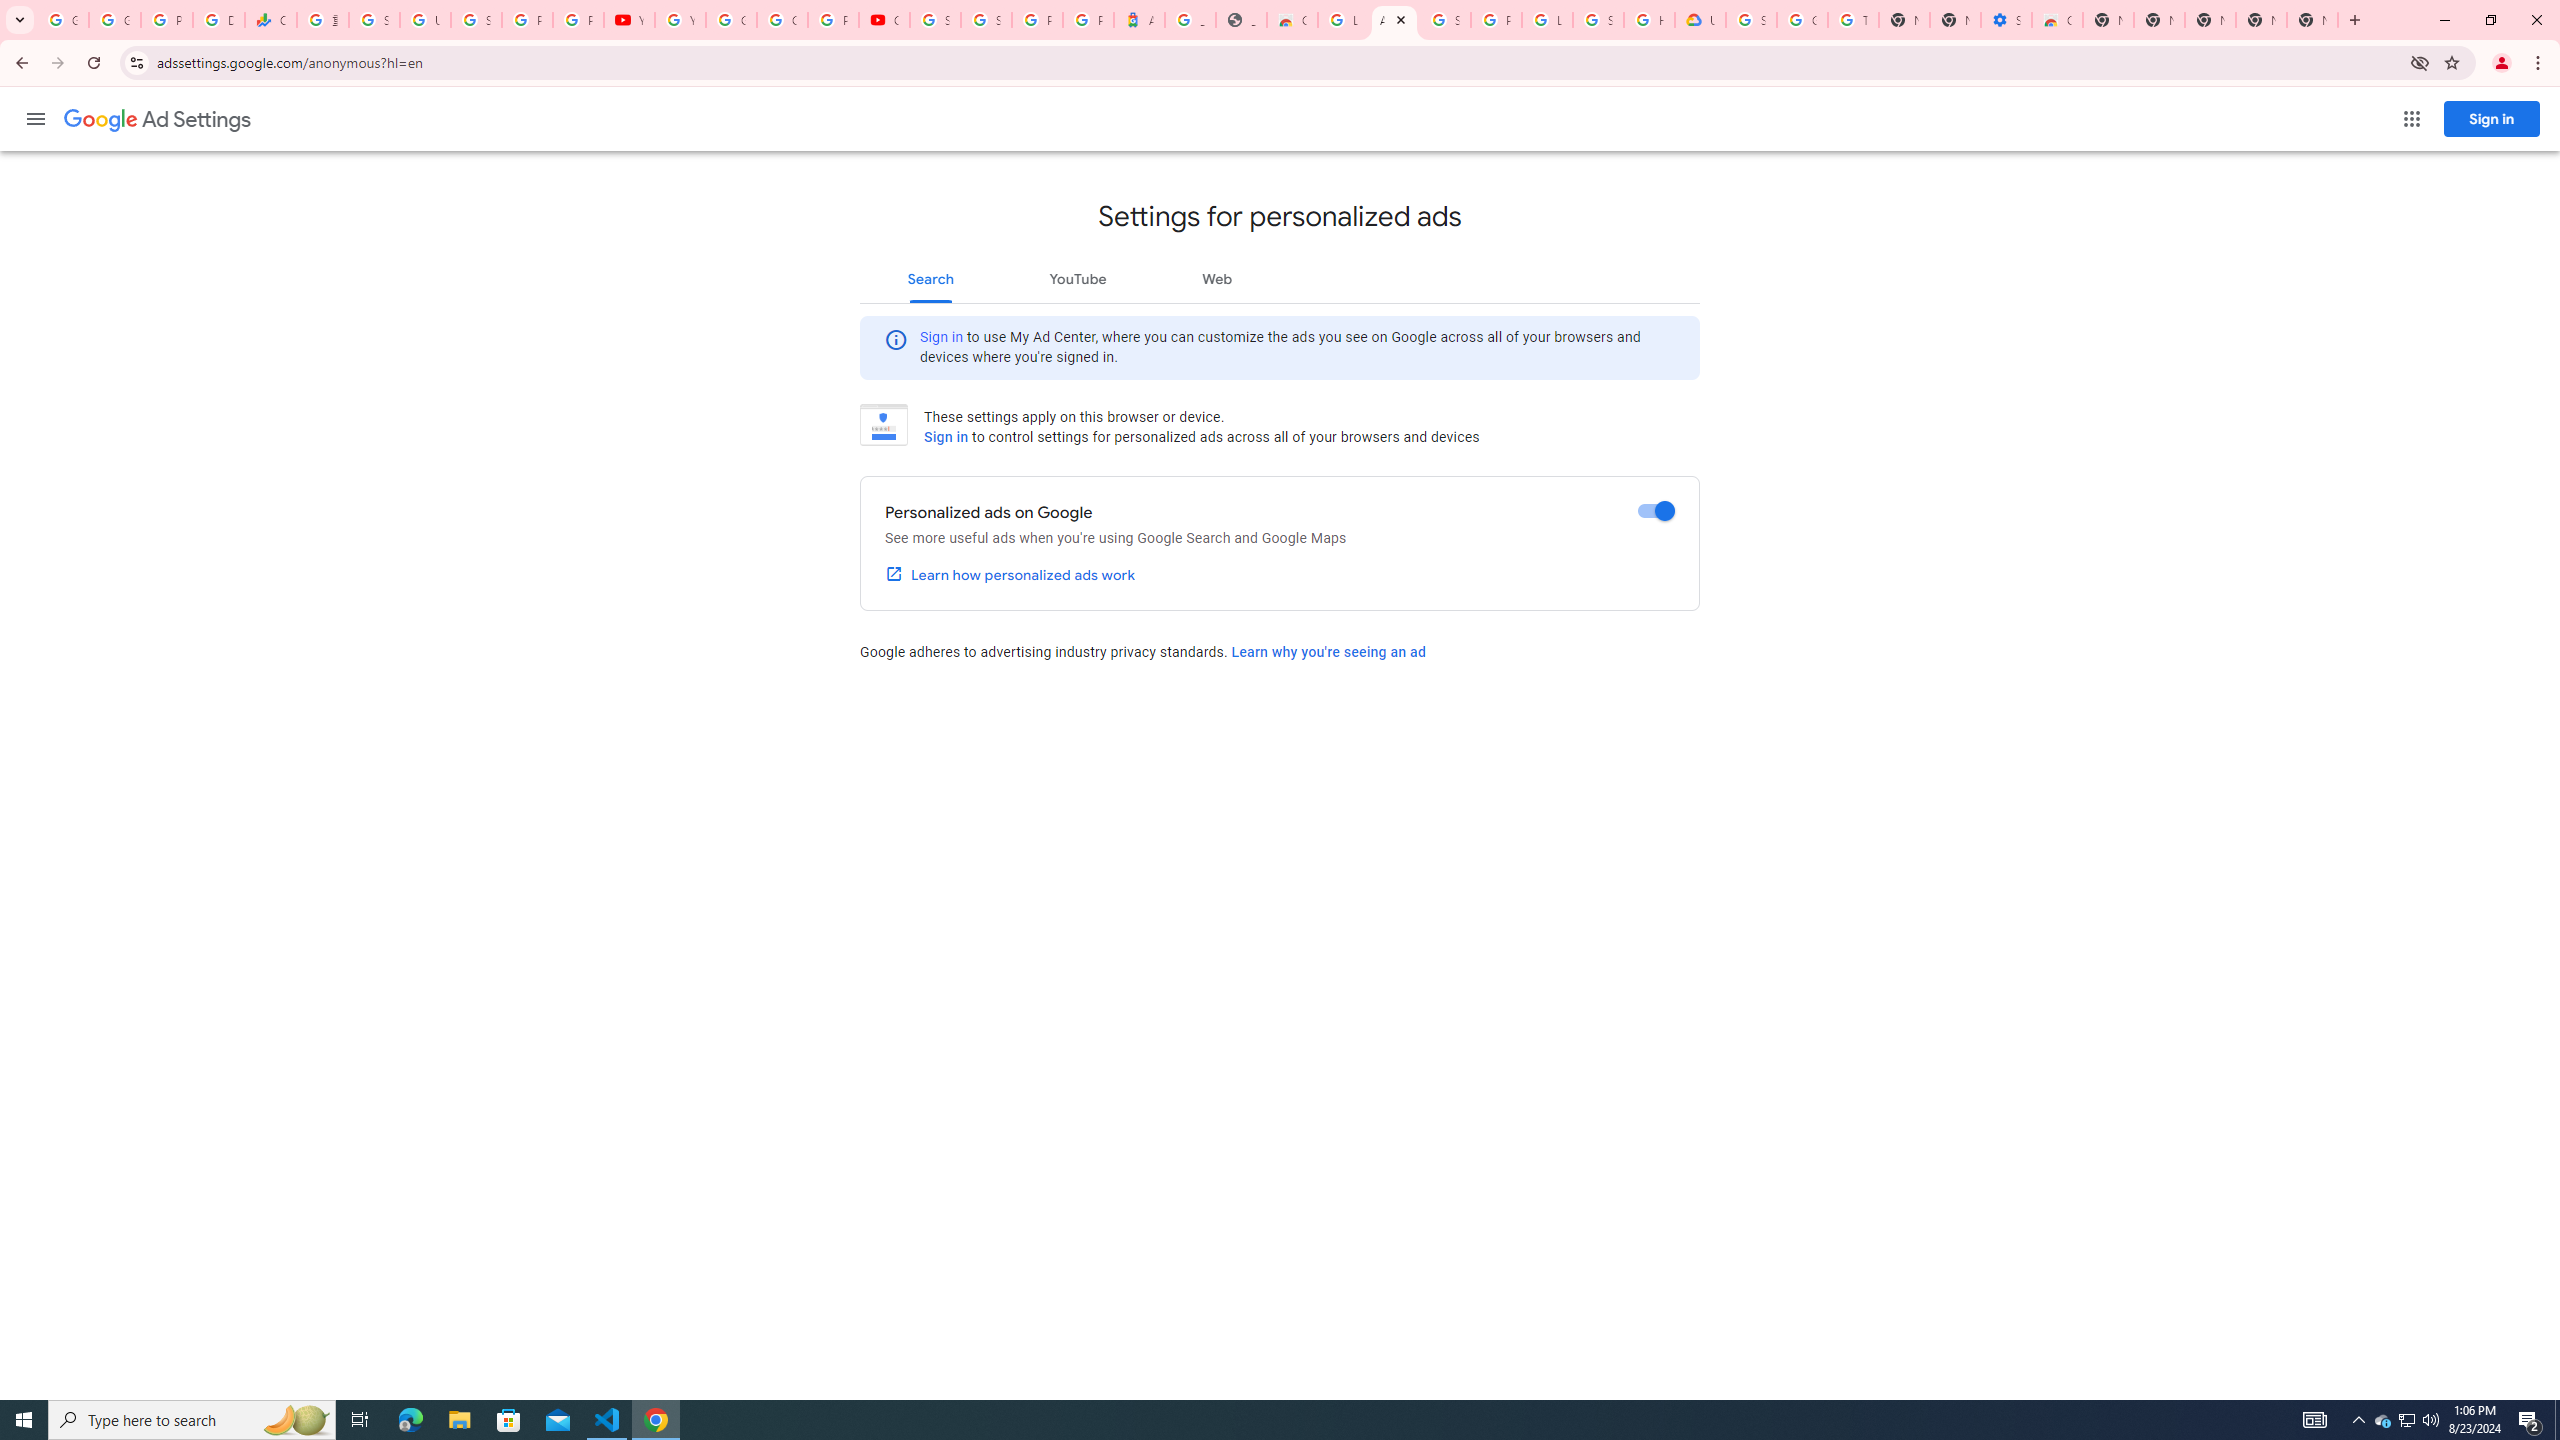 Image resolution: width=2560 pixels, height=1440 pixels. Describe the element at coordinates (2005, 19) in the screenshot. I see `'Settings - Accessibility'` at that location.